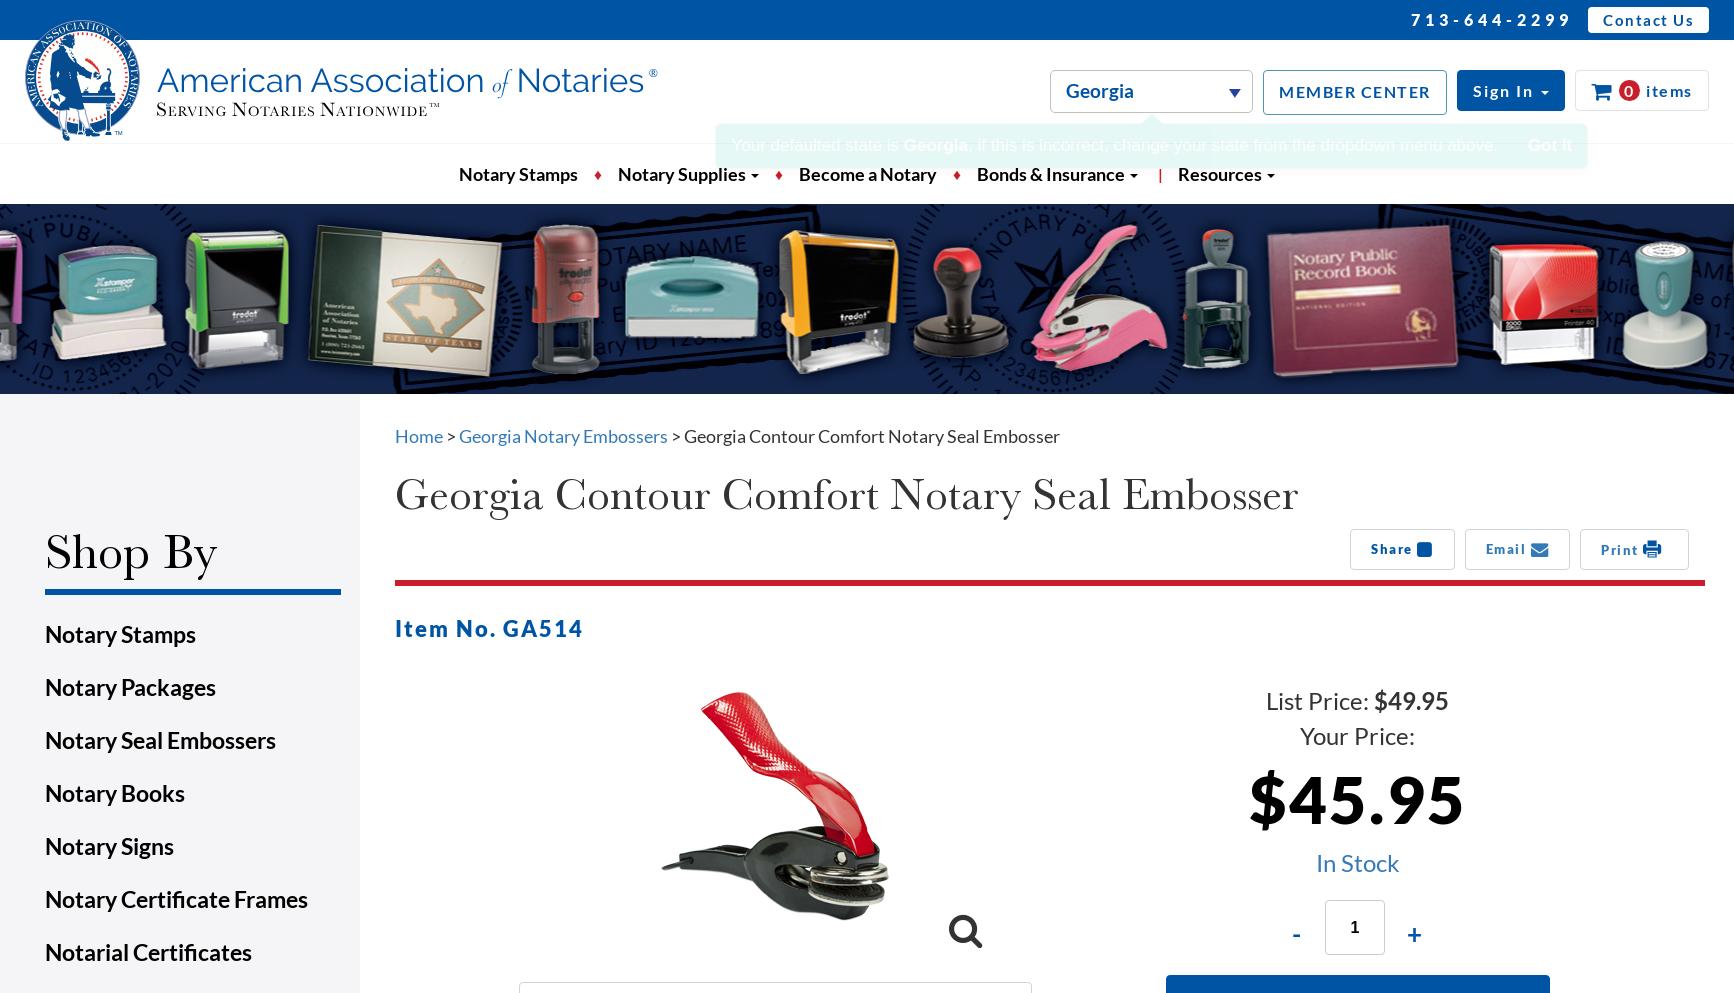  Describe the element at coordinates (45, 686) in the screenshot. I see `'Notary Packages'` at that location.